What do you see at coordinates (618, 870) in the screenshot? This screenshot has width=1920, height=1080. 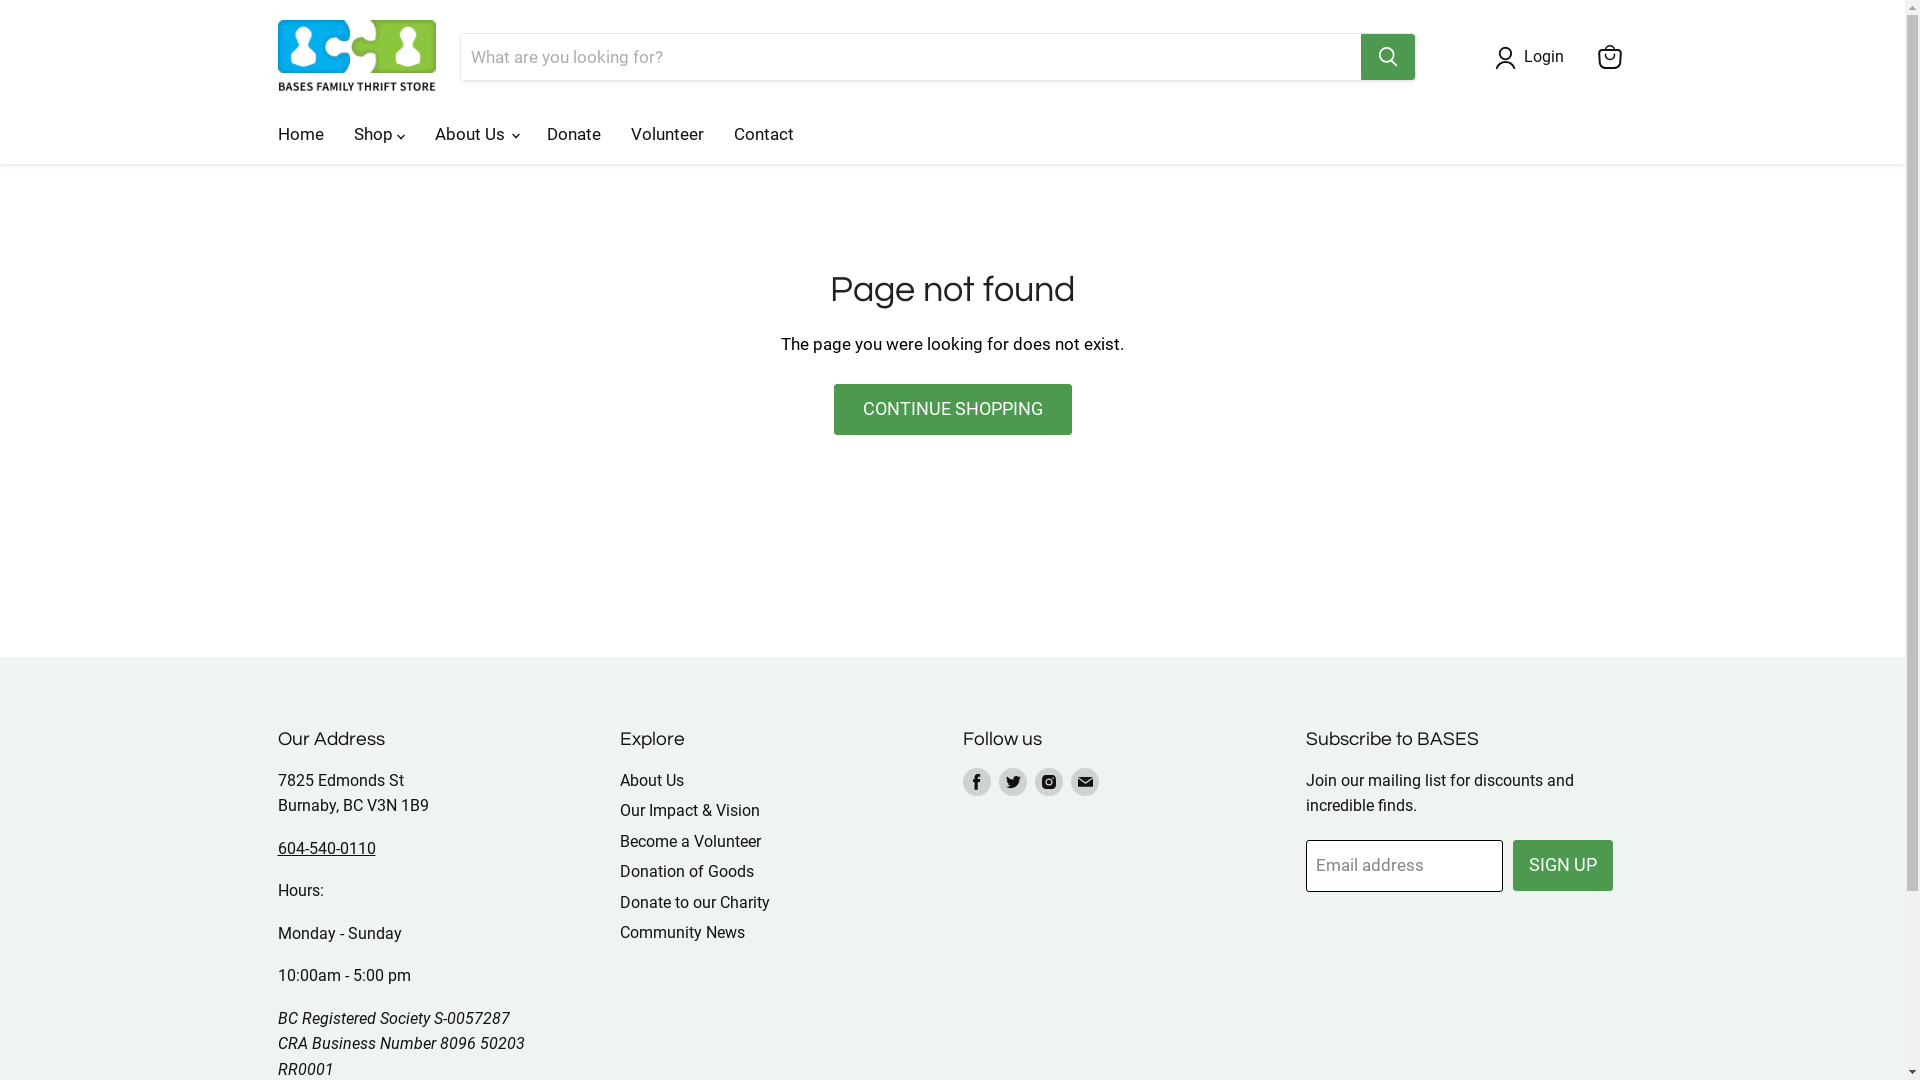 I see `'Donation of Goods'` at bounding box center [618, 870].